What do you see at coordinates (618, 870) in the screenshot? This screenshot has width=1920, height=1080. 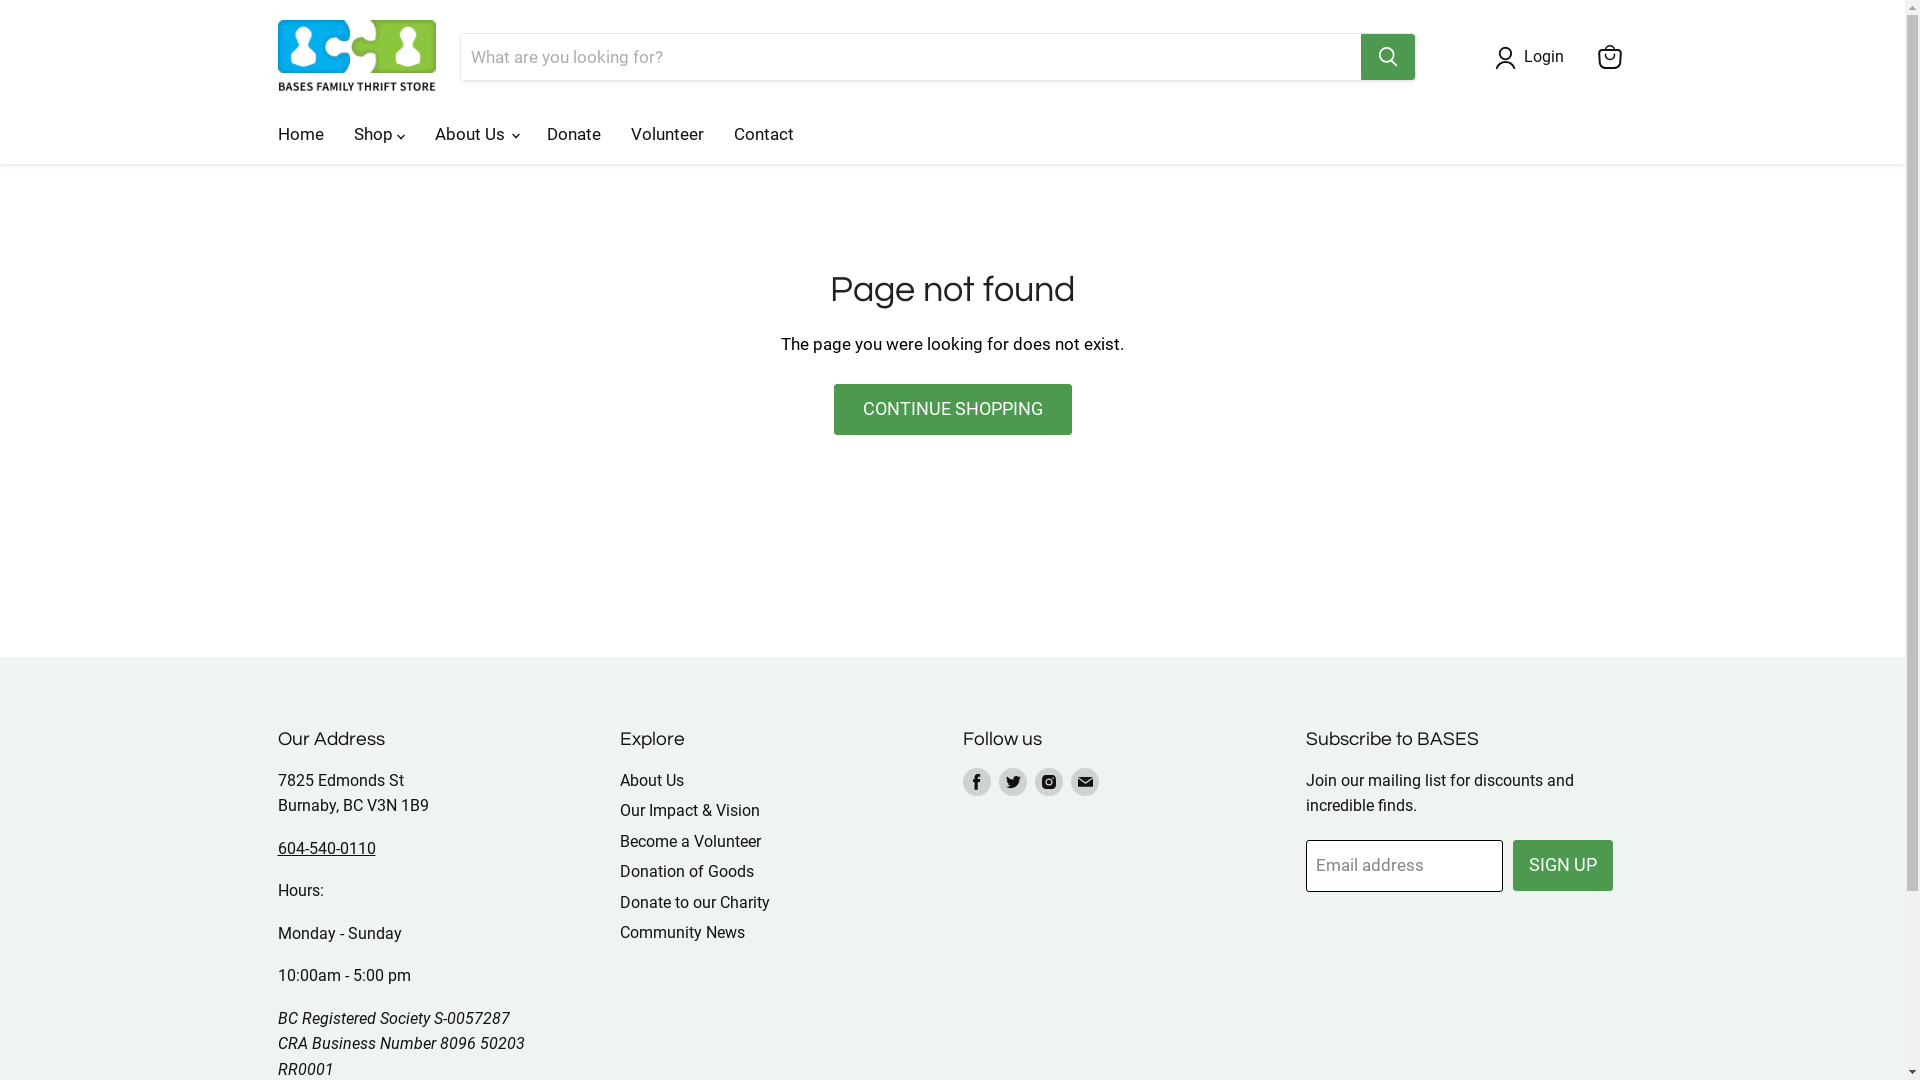 I see `'Donation of Goods'` at bounding box center [618, 870].